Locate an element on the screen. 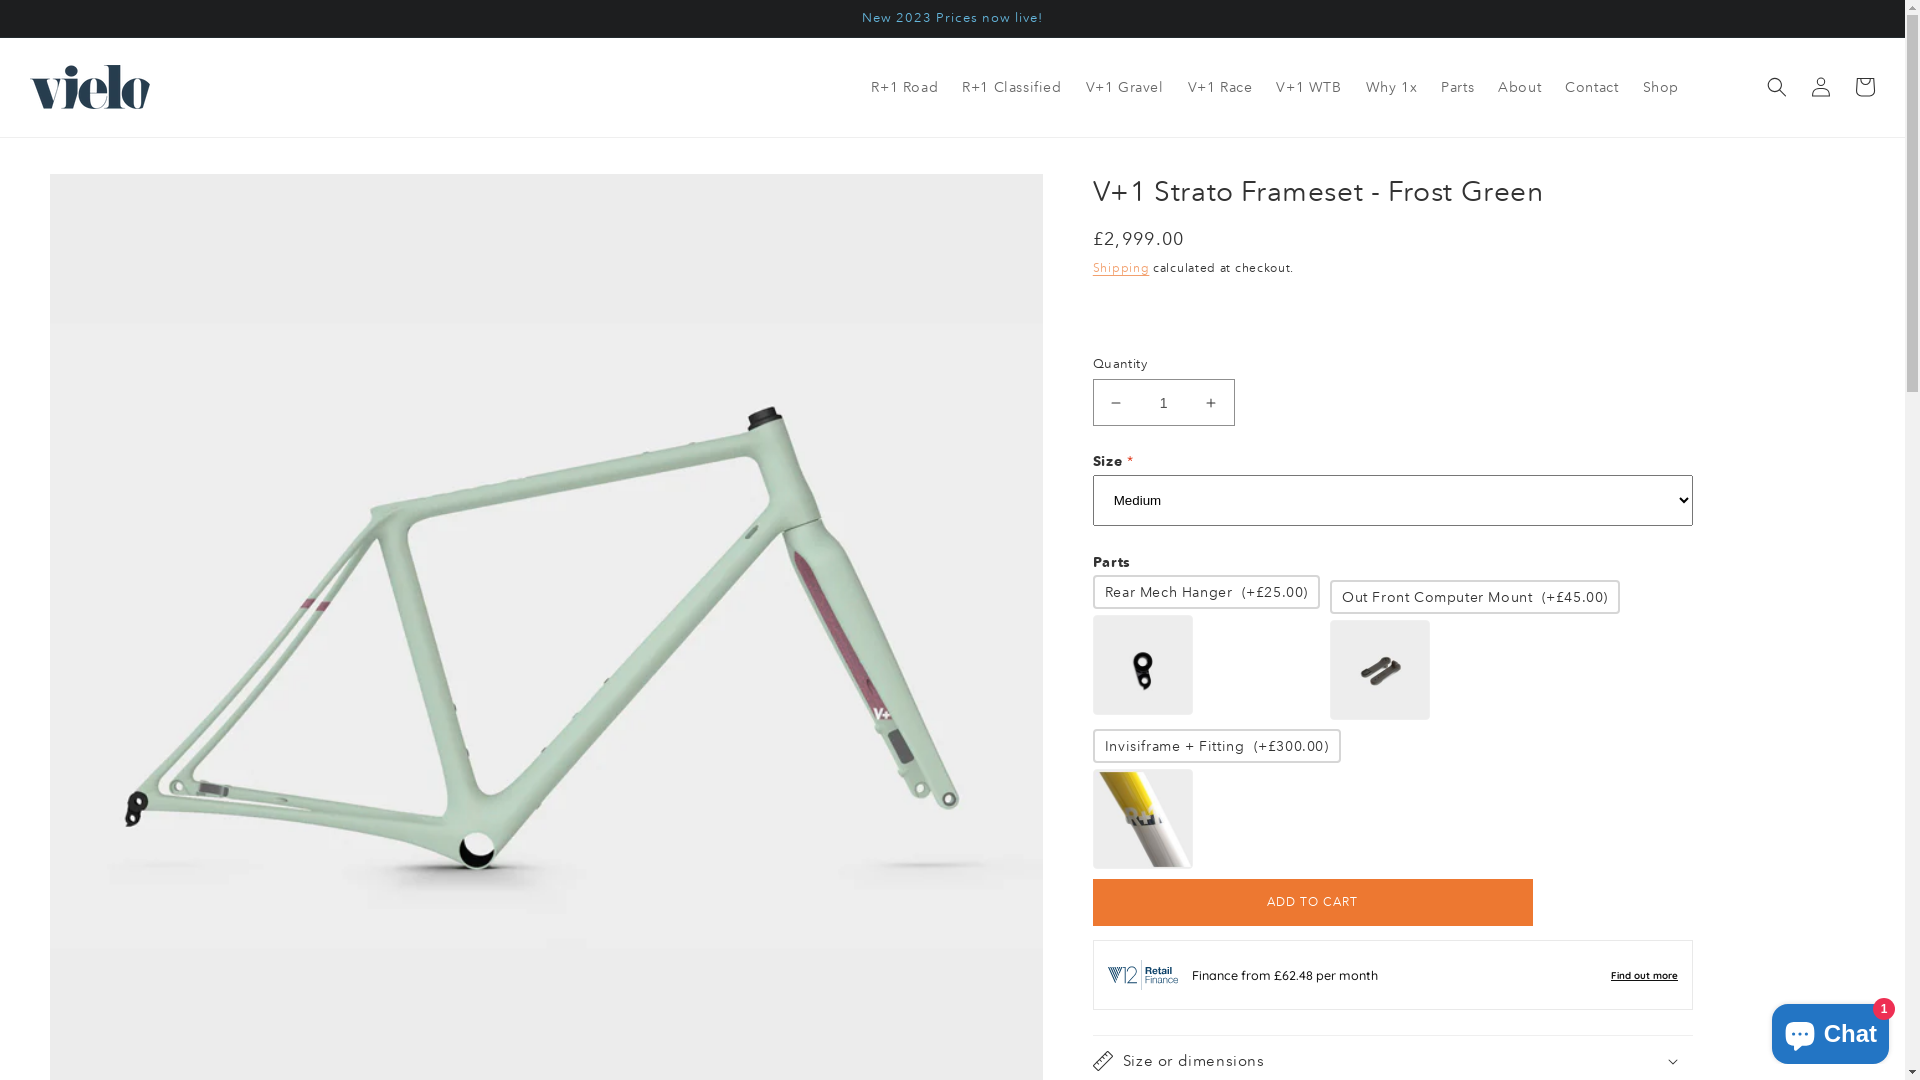 The image size is (1920, 1080). 'Log in' is located at coordinates (1820, 86).